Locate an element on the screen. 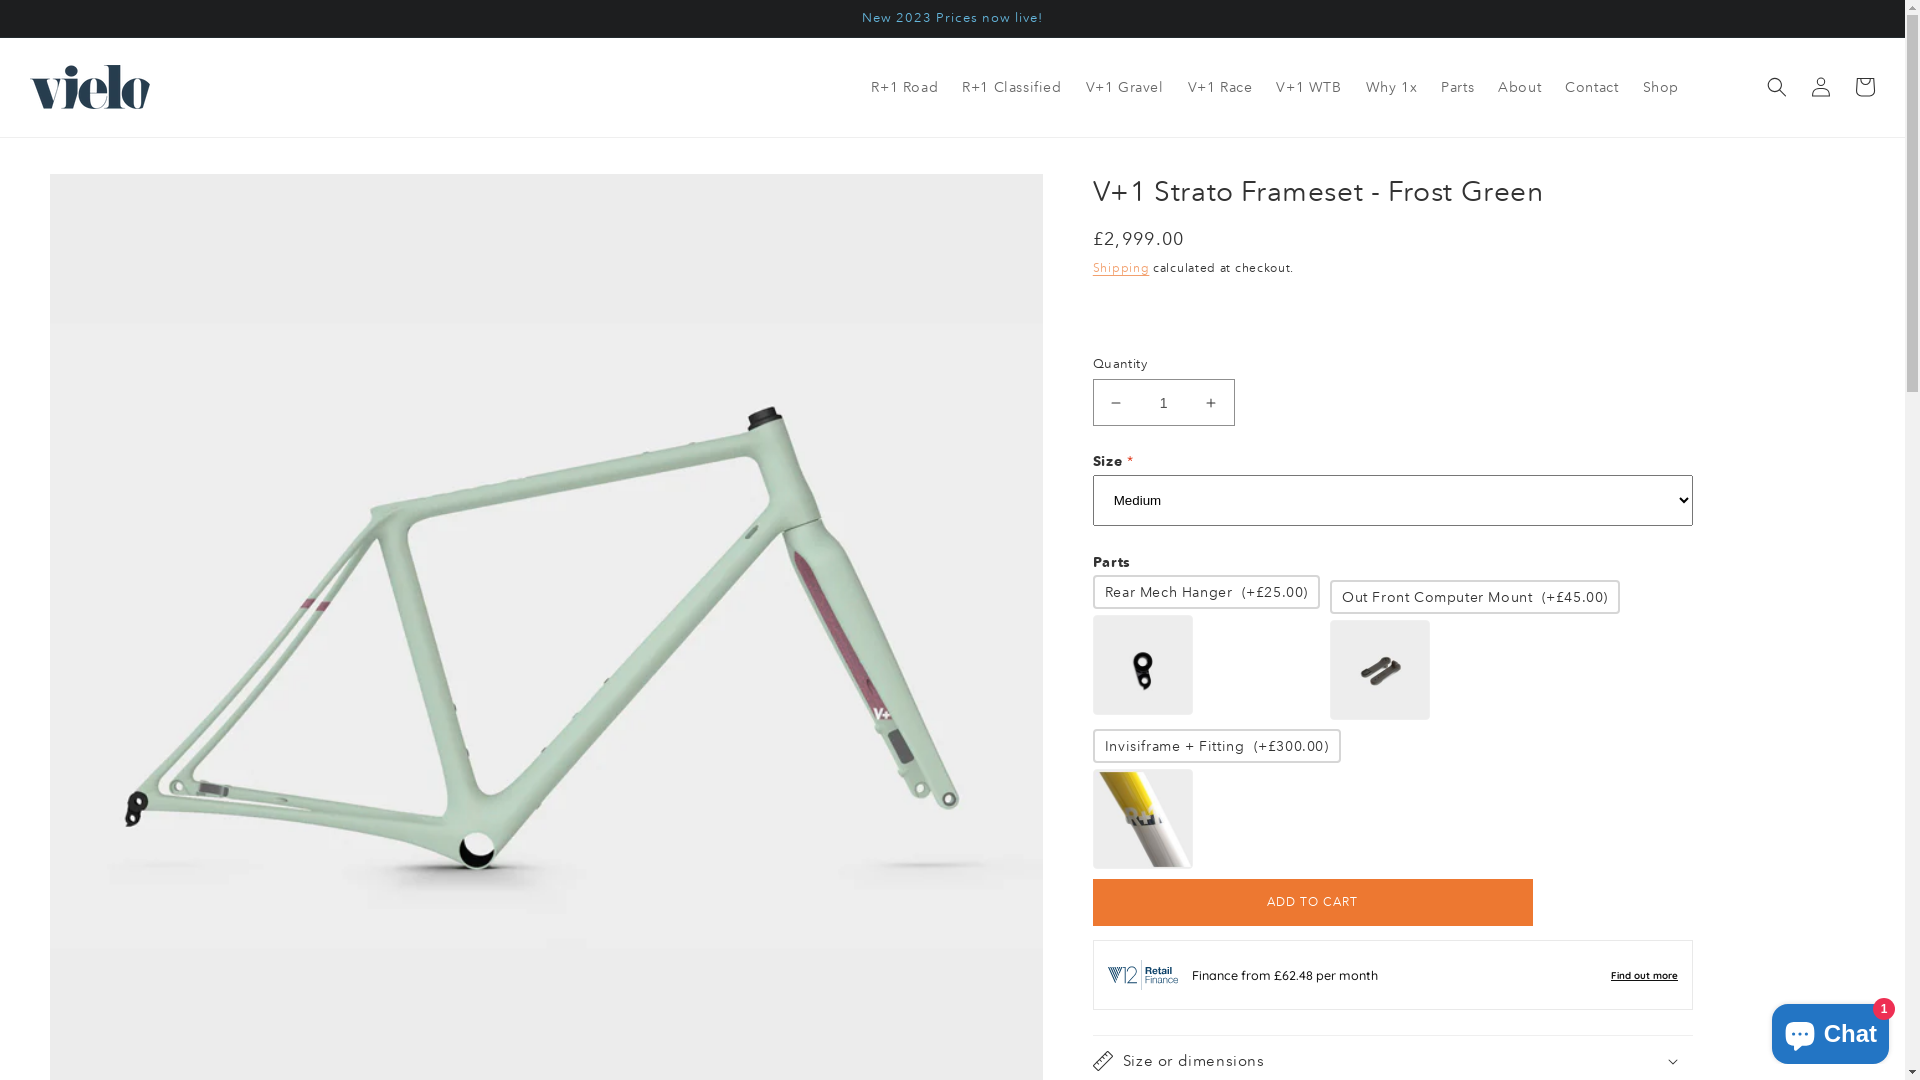 The image size is (1920, 1080). 'Log in' is located at coordinates (1820, 86).